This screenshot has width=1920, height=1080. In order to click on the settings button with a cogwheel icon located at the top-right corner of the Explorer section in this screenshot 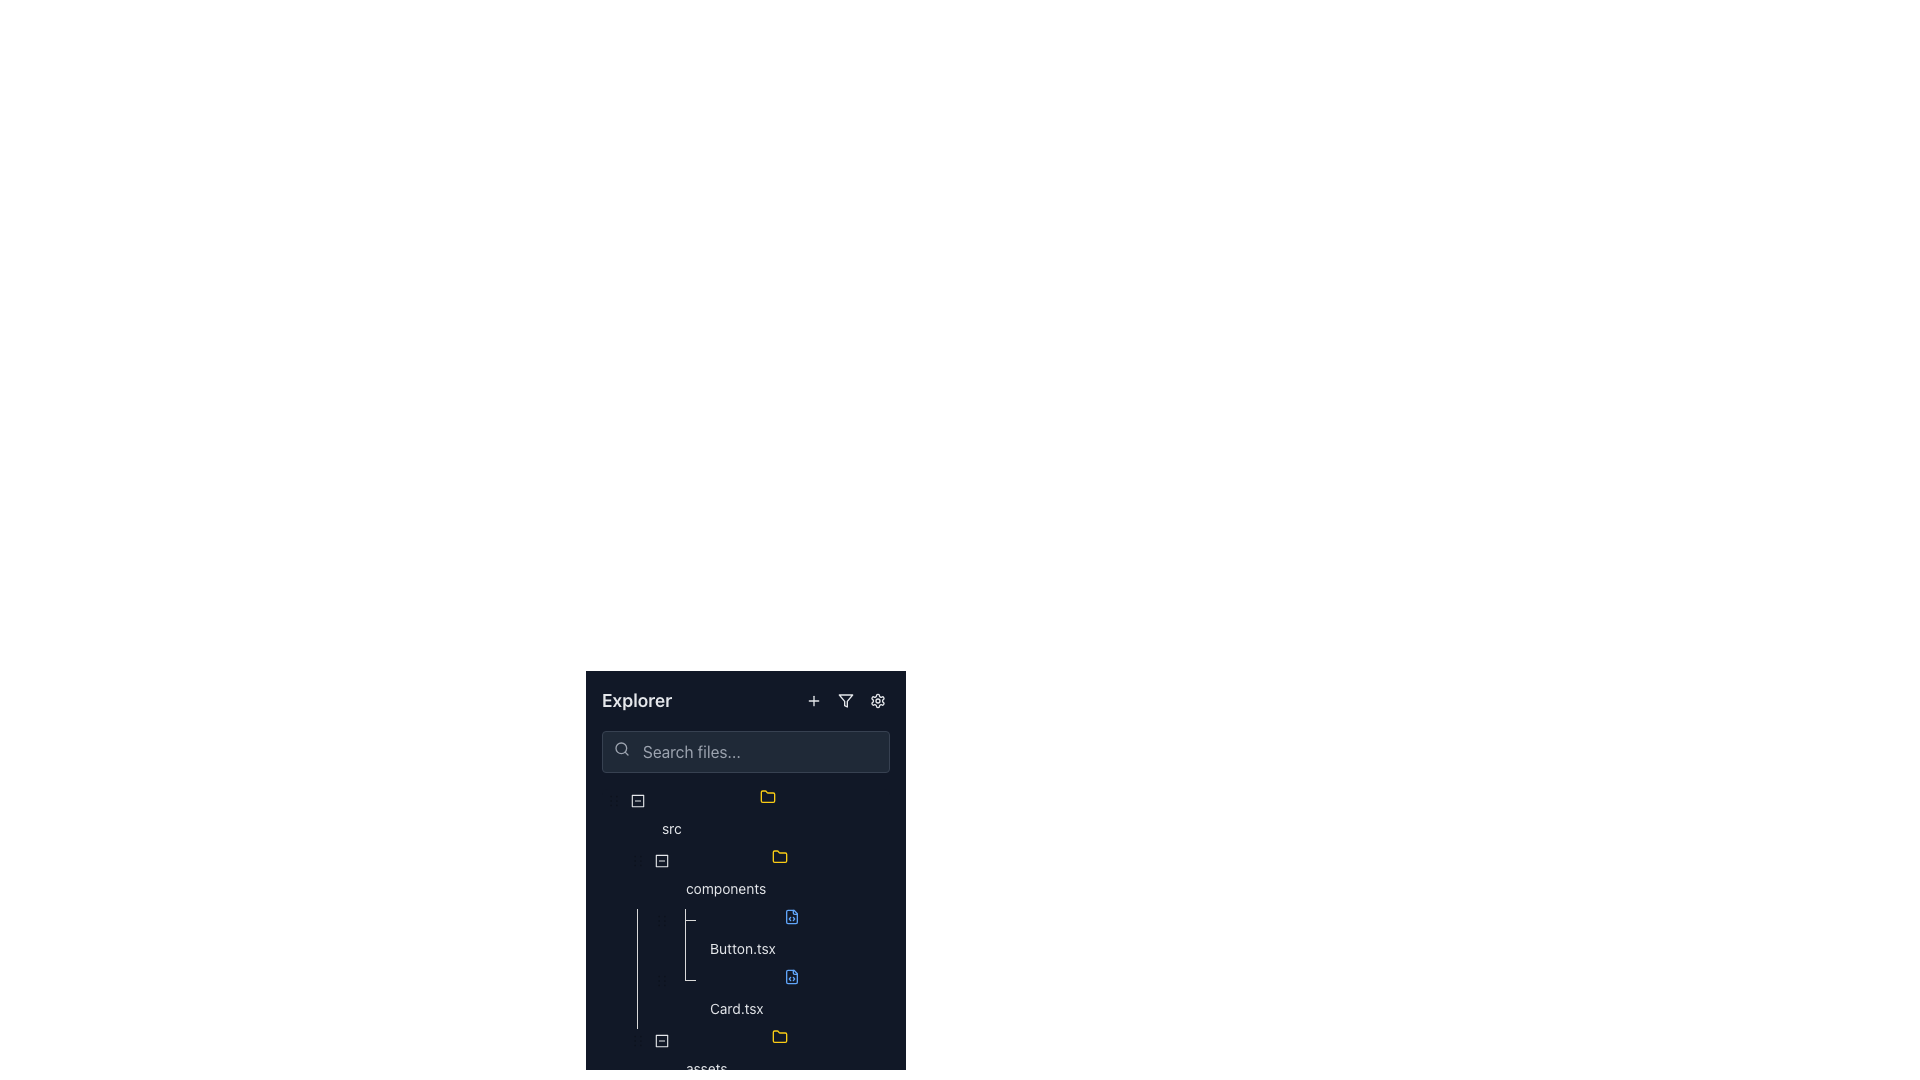, I will do `click(878, 700)`.